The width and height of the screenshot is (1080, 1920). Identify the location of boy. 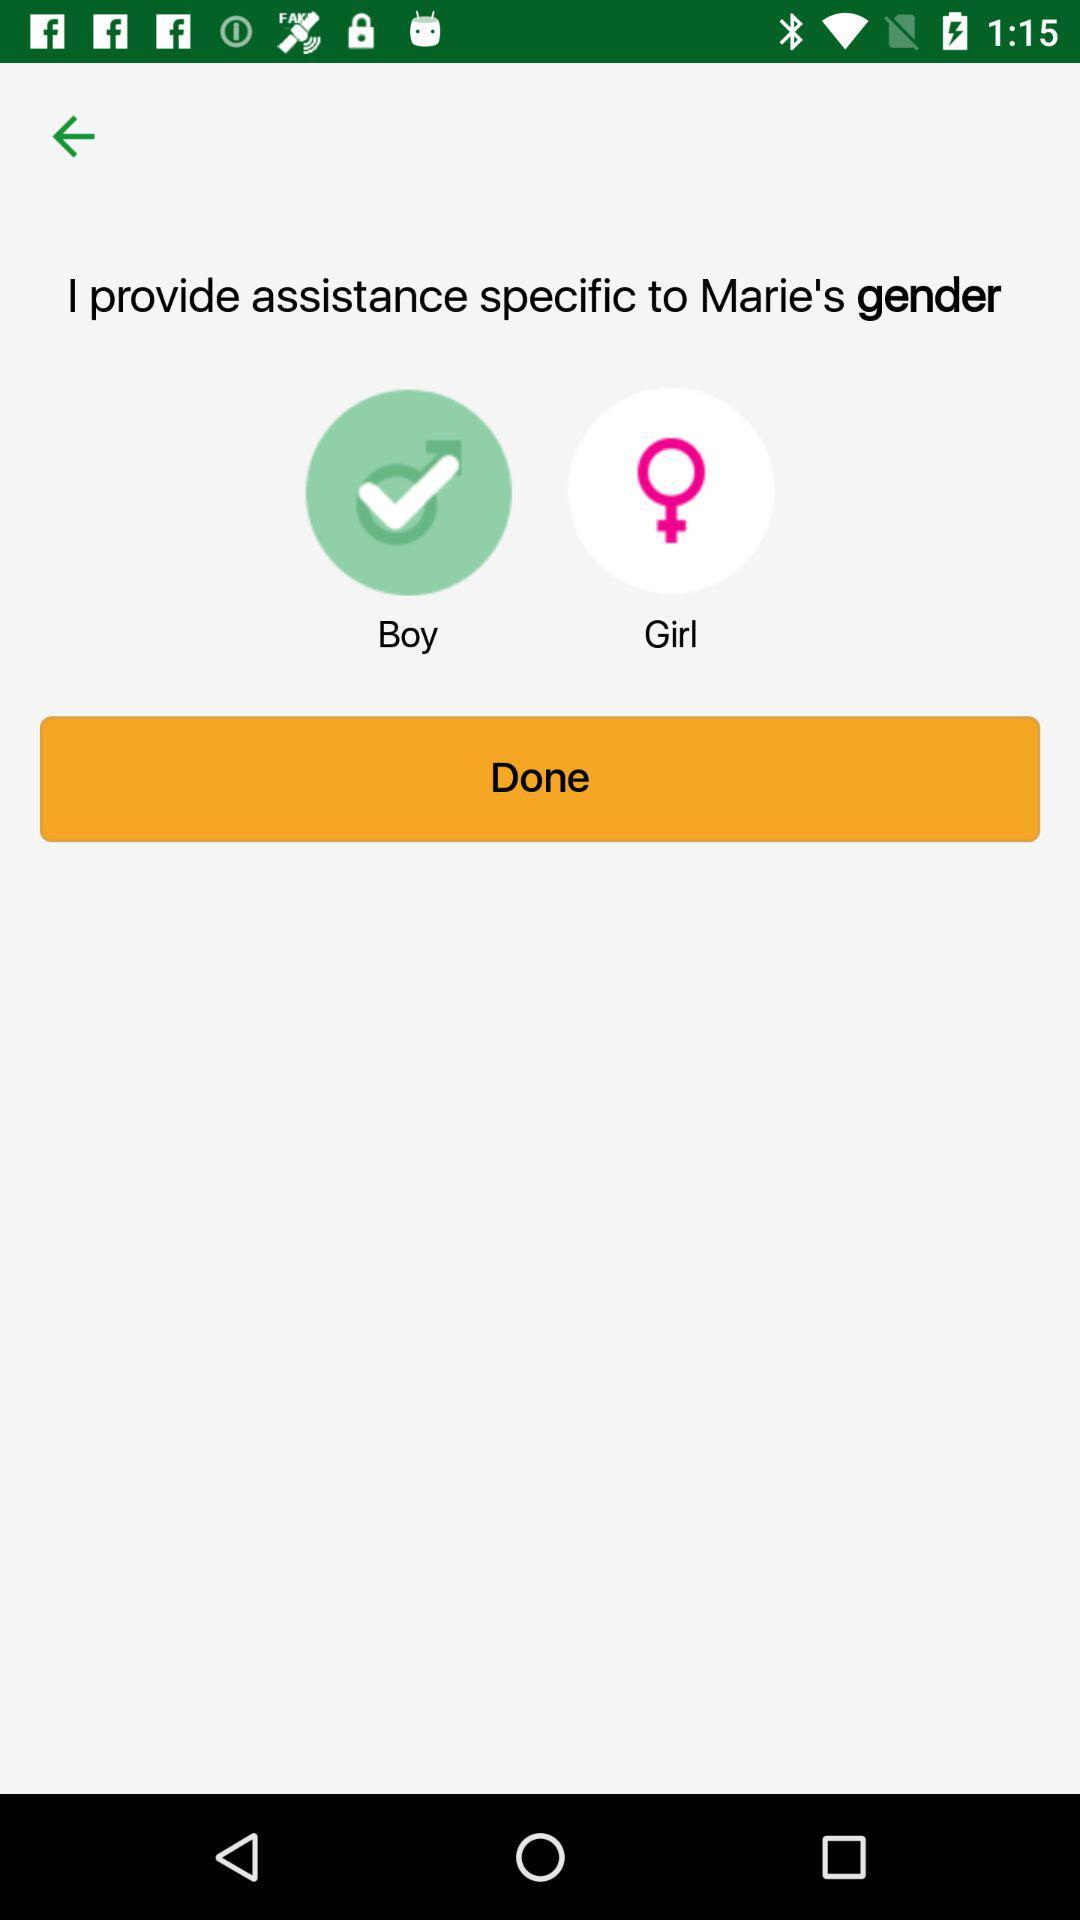
(407, 490).